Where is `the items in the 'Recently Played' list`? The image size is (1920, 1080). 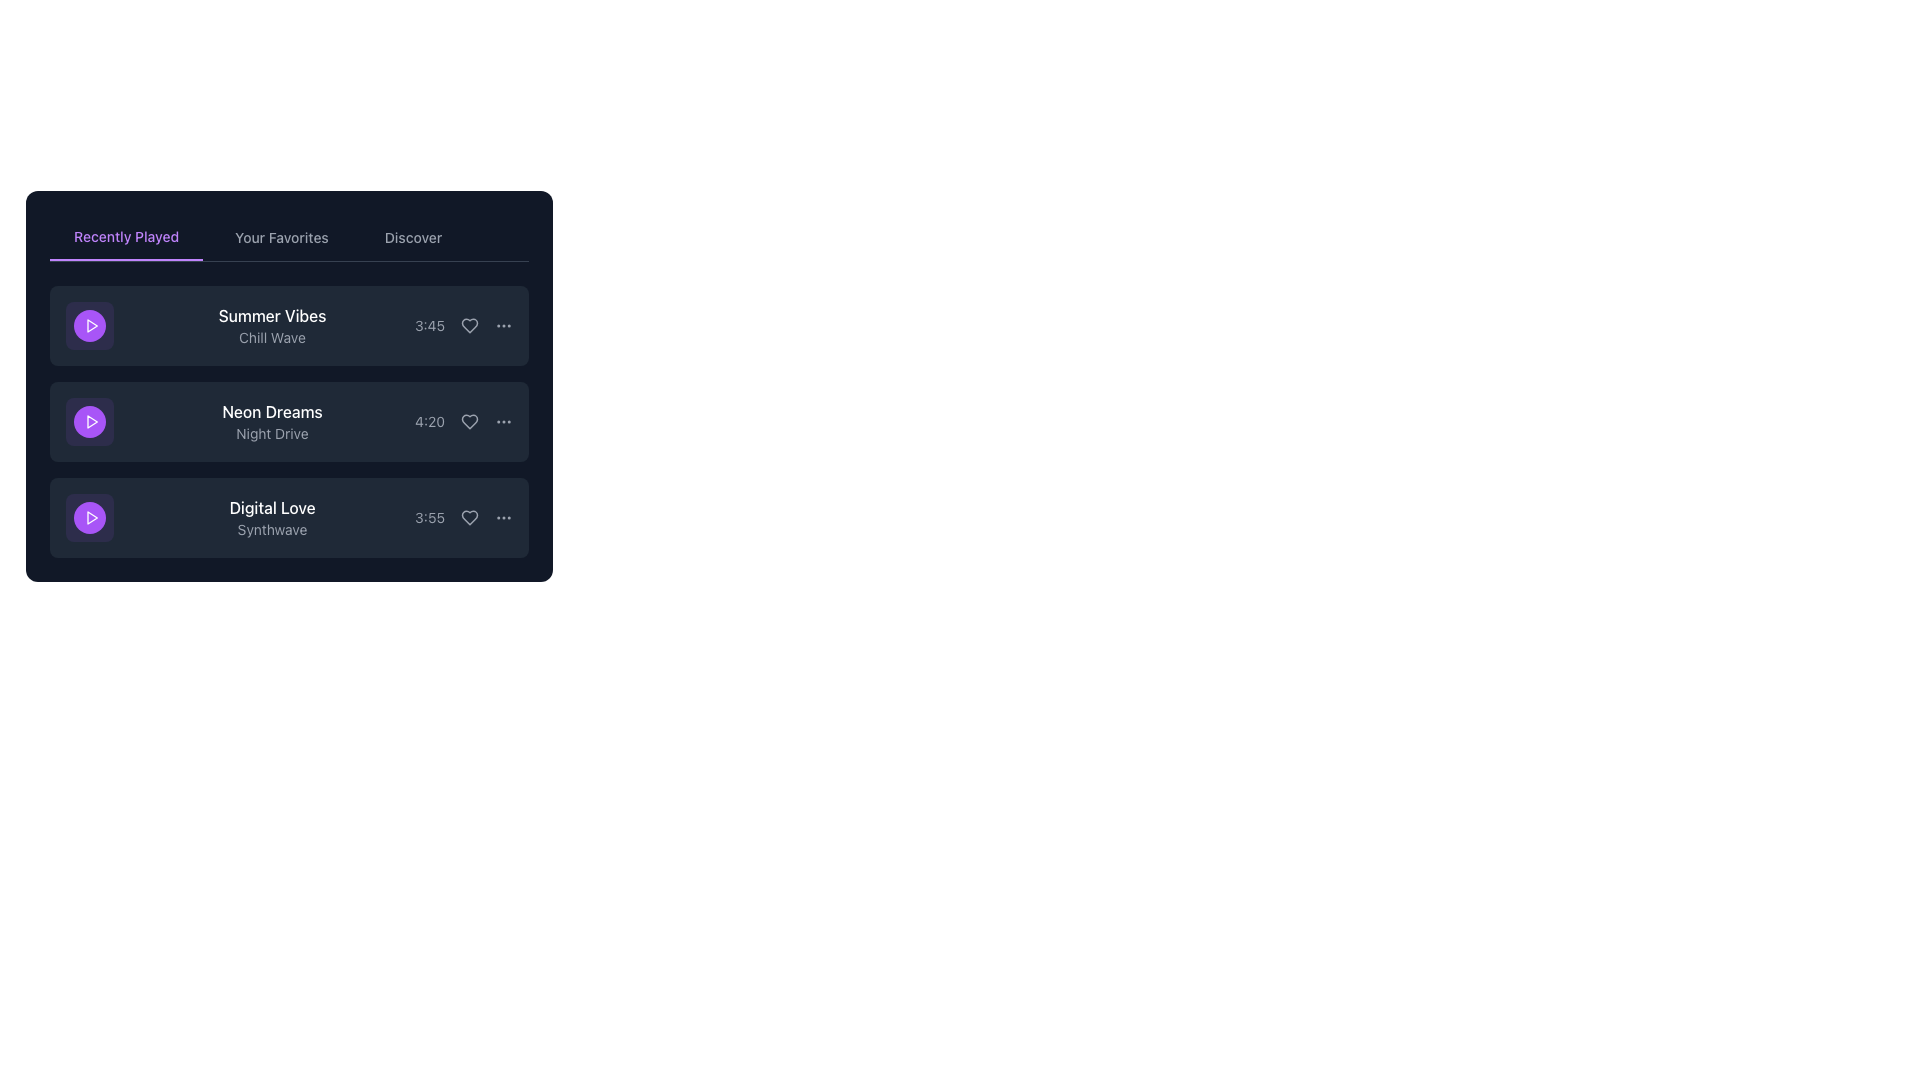
the items in the 'Recently Played' list is located at coordinates (288, 420).